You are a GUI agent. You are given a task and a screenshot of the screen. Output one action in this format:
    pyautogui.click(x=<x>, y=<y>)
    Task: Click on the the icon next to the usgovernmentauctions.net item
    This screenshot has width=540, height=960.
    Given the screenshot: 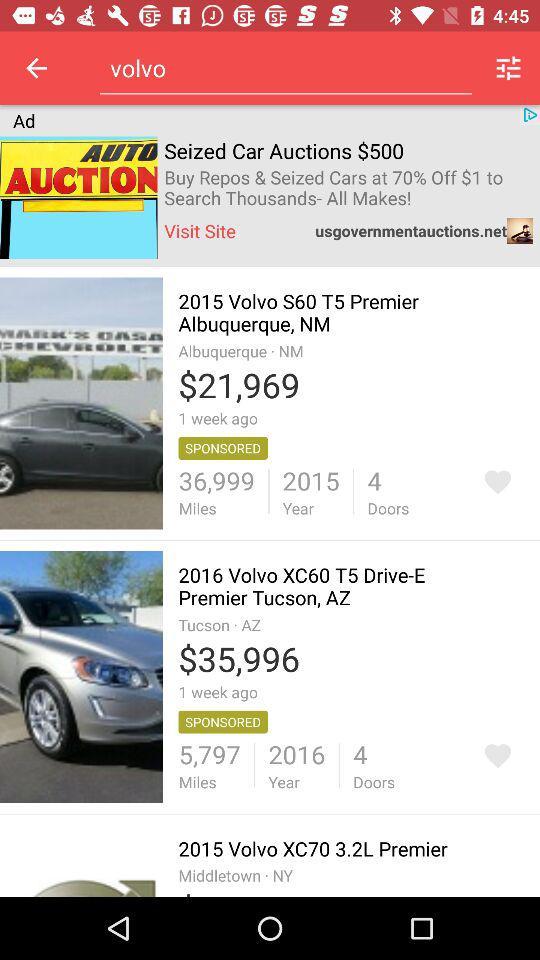 What is the action you would take?
    pyautogui.click(x=200, y=230)
    